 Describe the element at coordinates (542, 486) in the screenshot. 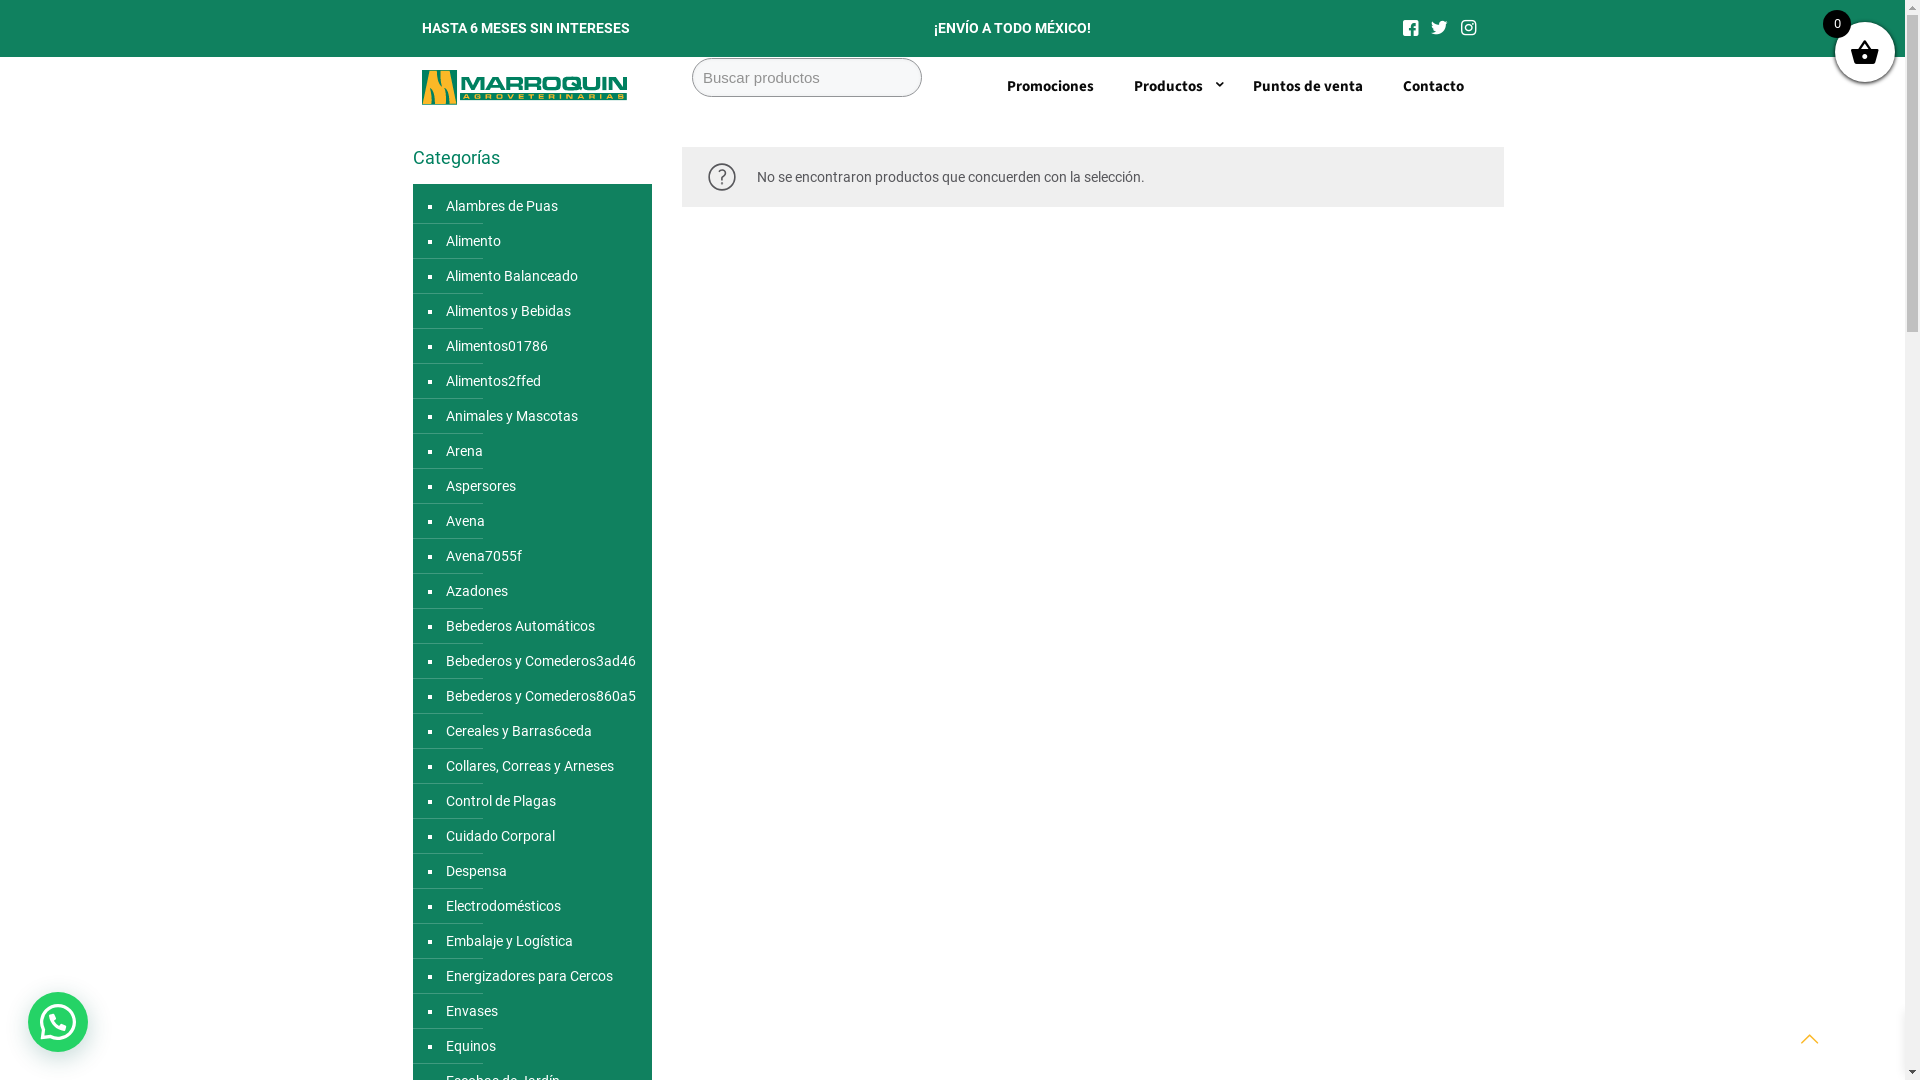

I see `'Aspersores'` at that location.